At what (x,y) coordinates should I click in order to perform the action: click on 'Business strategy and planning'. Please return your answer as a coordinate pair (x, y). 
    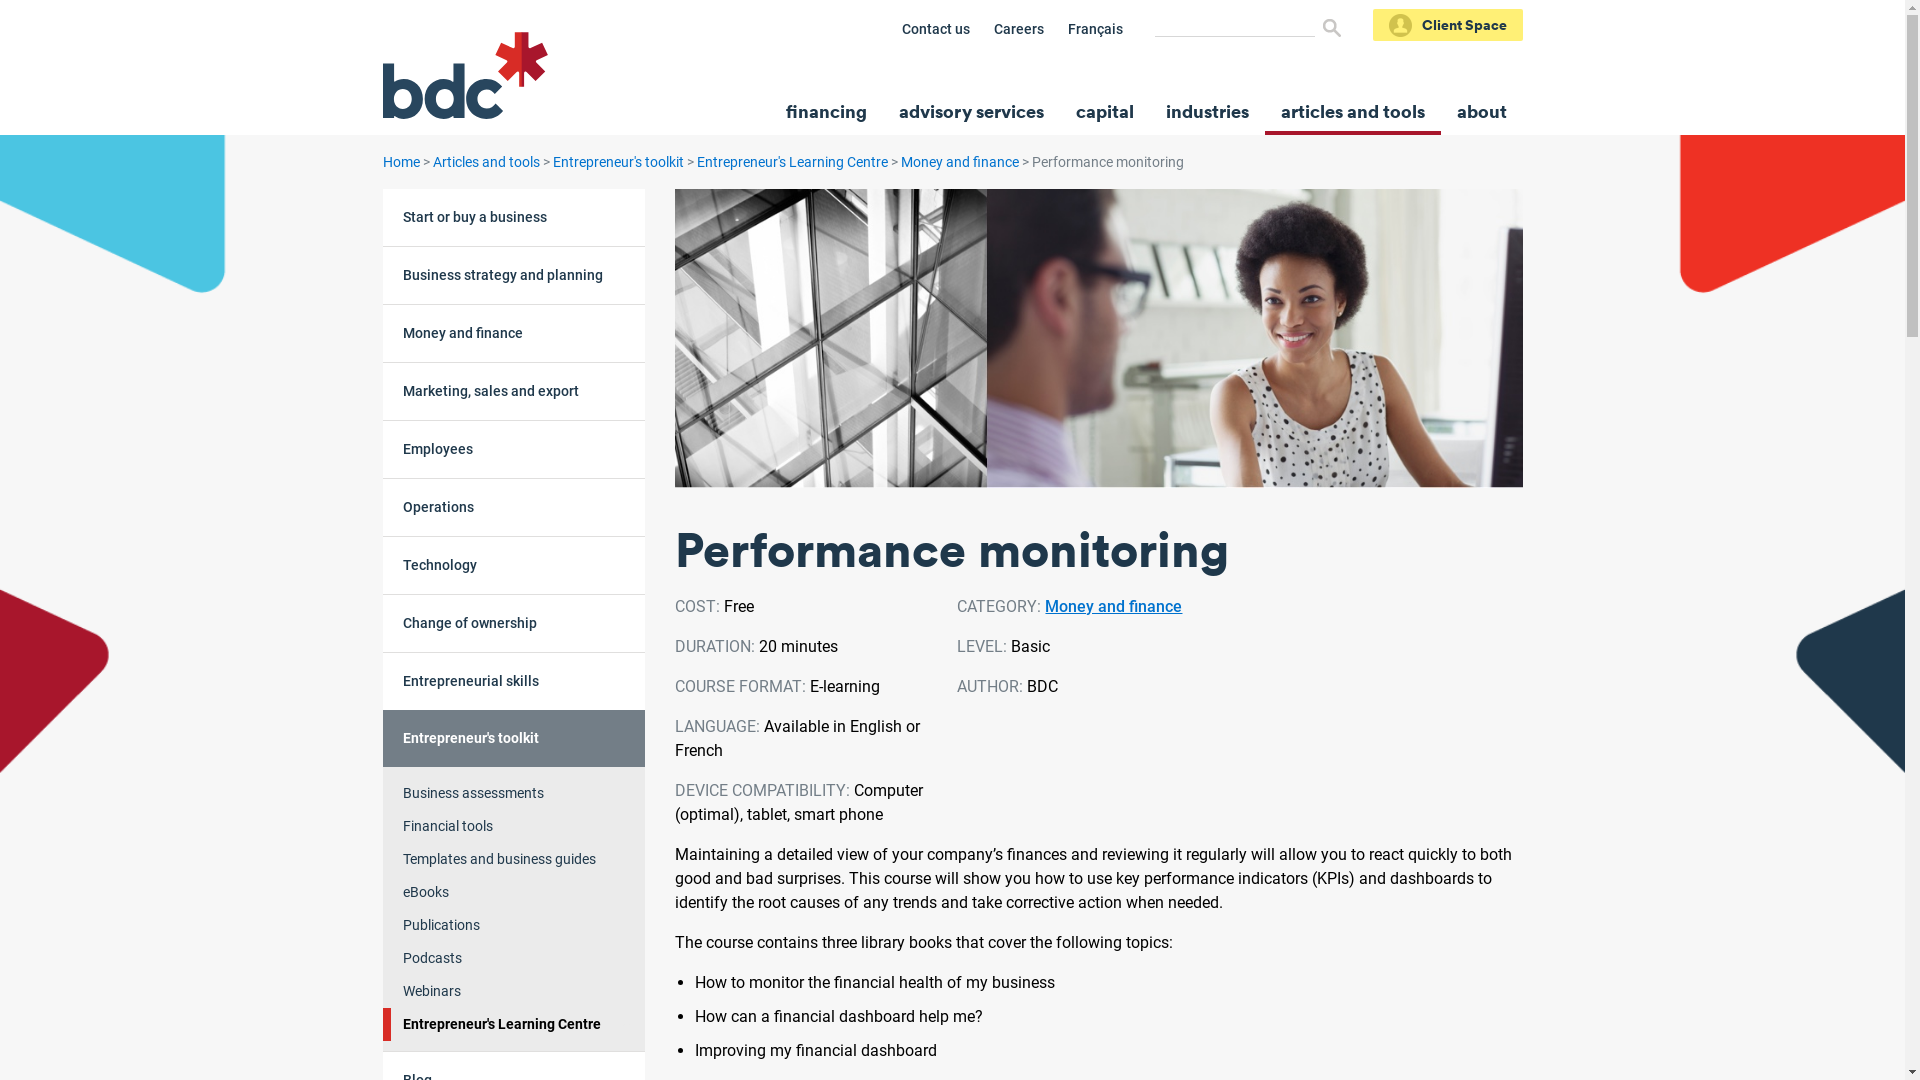
    Looking at the image, I should click on (513, 274).